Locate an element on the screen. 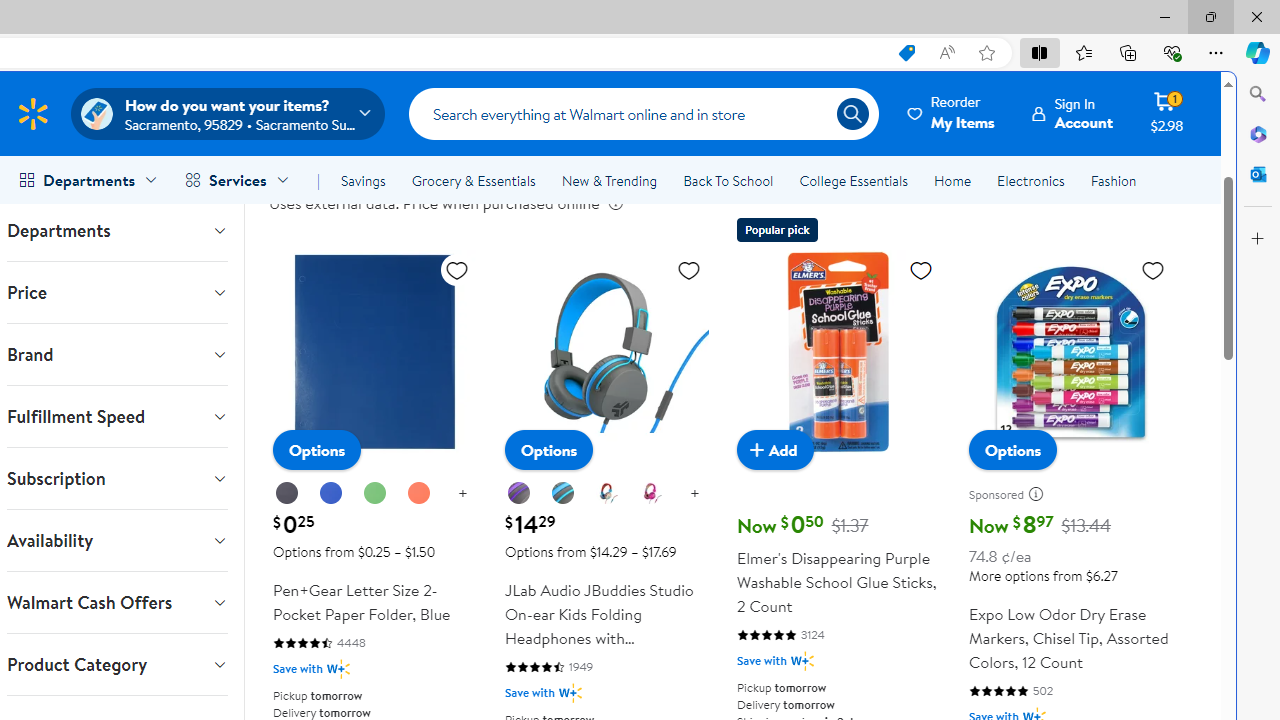 This screenshot has height=720, width=1280. 'Green' is located at coordinates (375, 494).